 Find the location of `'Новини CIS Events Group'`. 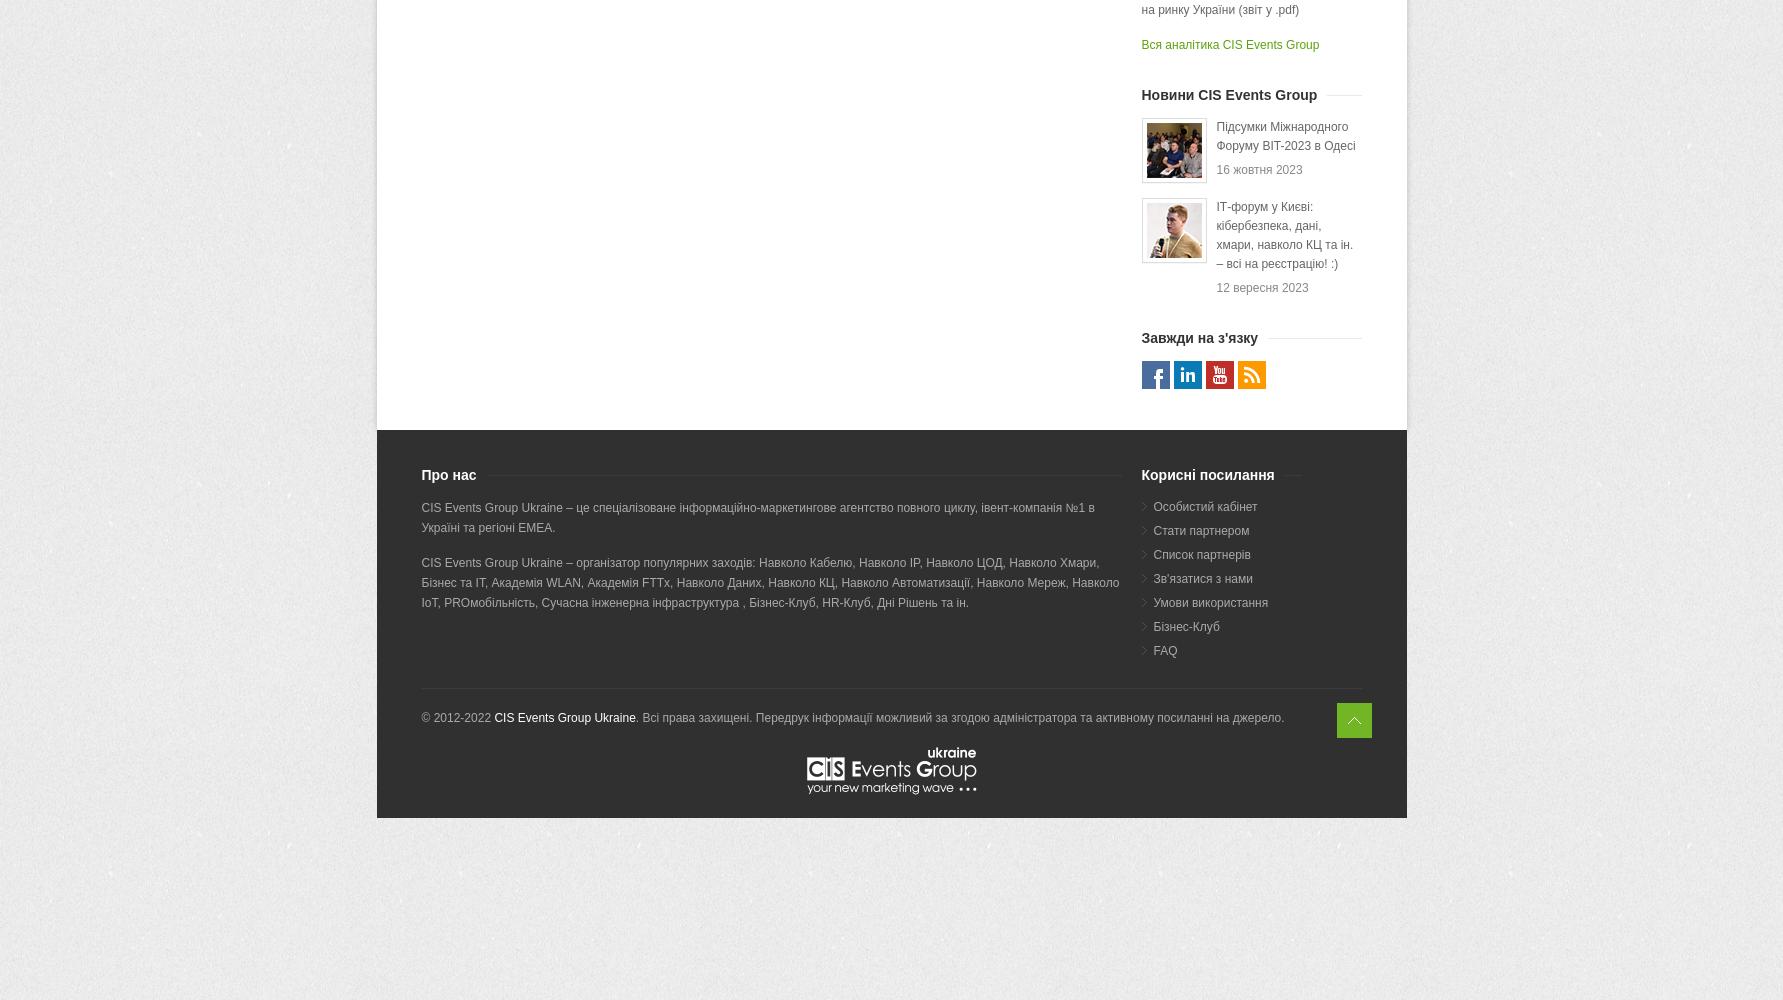

'Новини CIS Events Group' is located at coordinates (1139, 94).